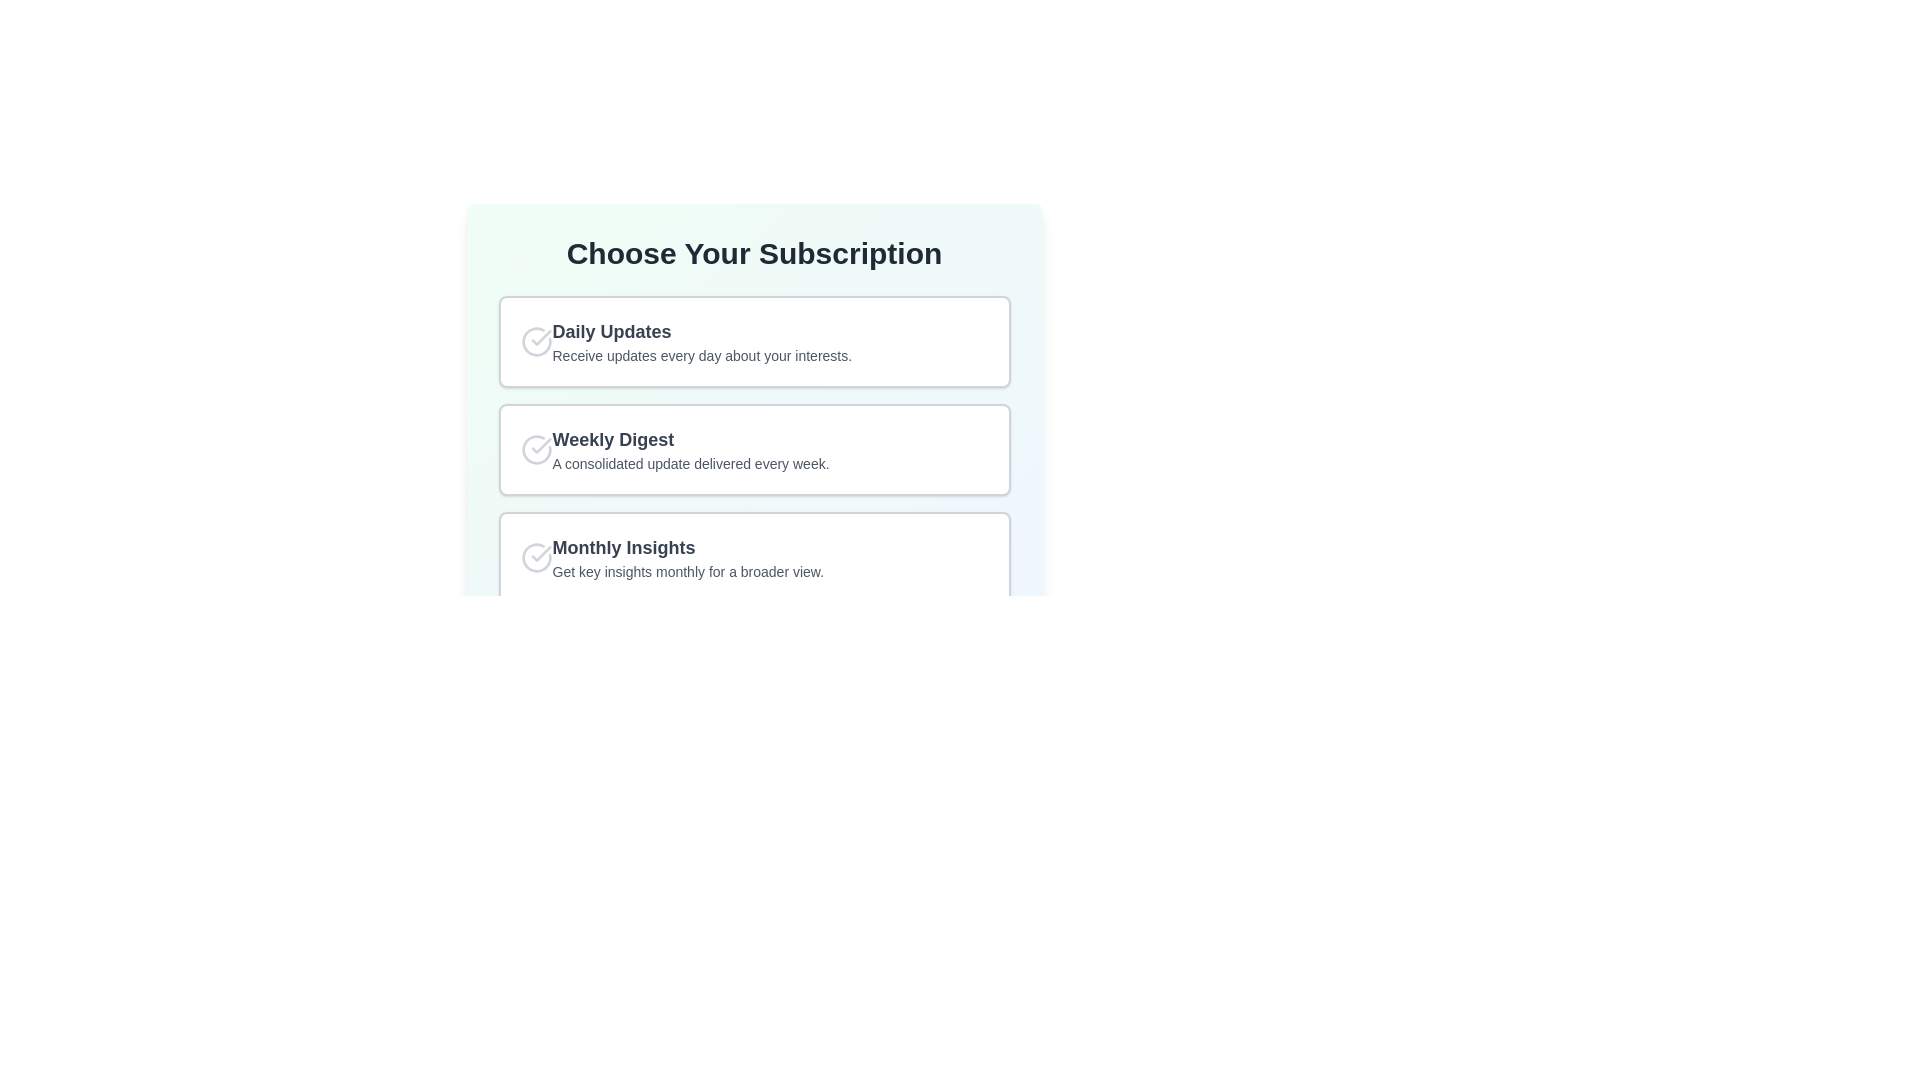 The image size is (1920, 1080). Describe the element at coordinates (536, 450) in the screenshot. I see `the circular icon with a checkmark inside, located within the 'Weekly Digest' selection box` at that location.